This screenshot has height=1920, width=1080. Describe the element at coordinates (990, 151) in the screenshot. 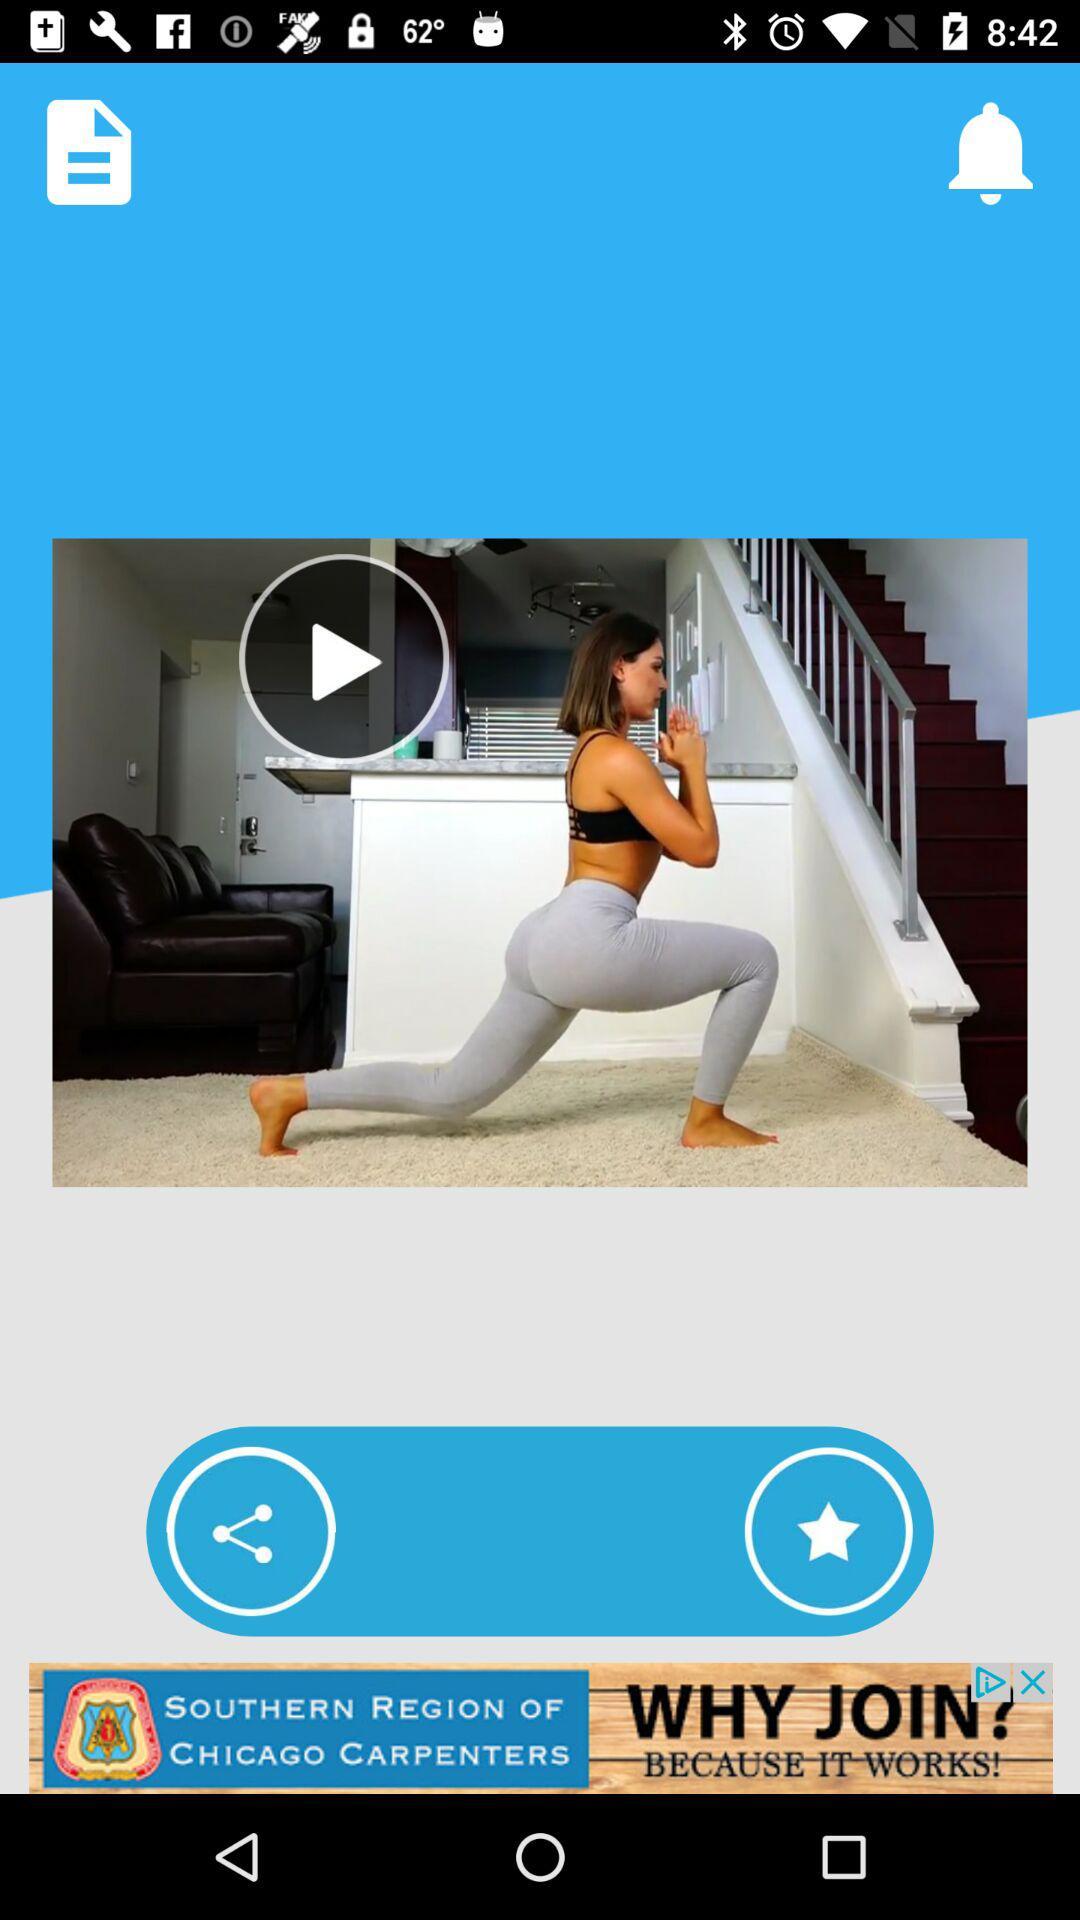

I see `notifications` at that location.